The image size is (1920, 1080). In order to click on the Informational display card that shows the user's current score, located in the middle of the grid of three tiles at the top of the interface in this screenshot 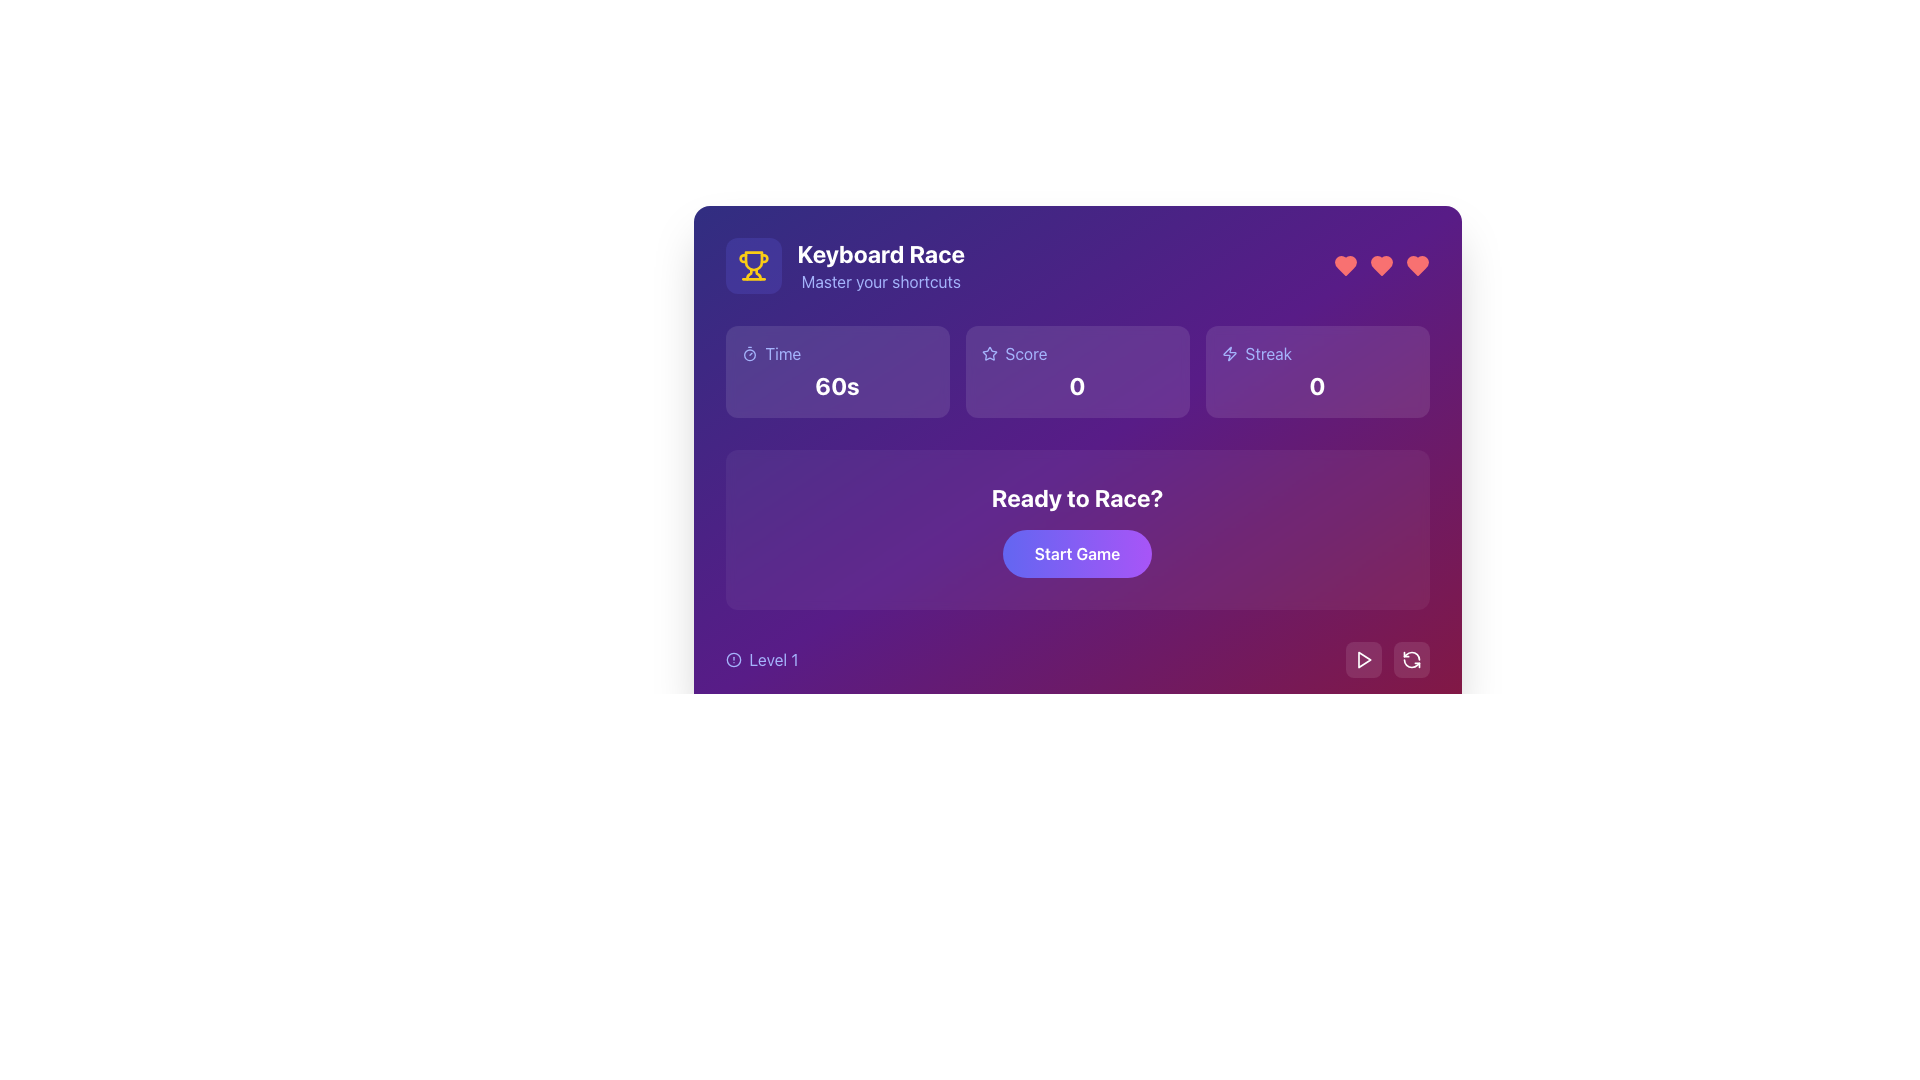, I will do `click(1076, 371)`.